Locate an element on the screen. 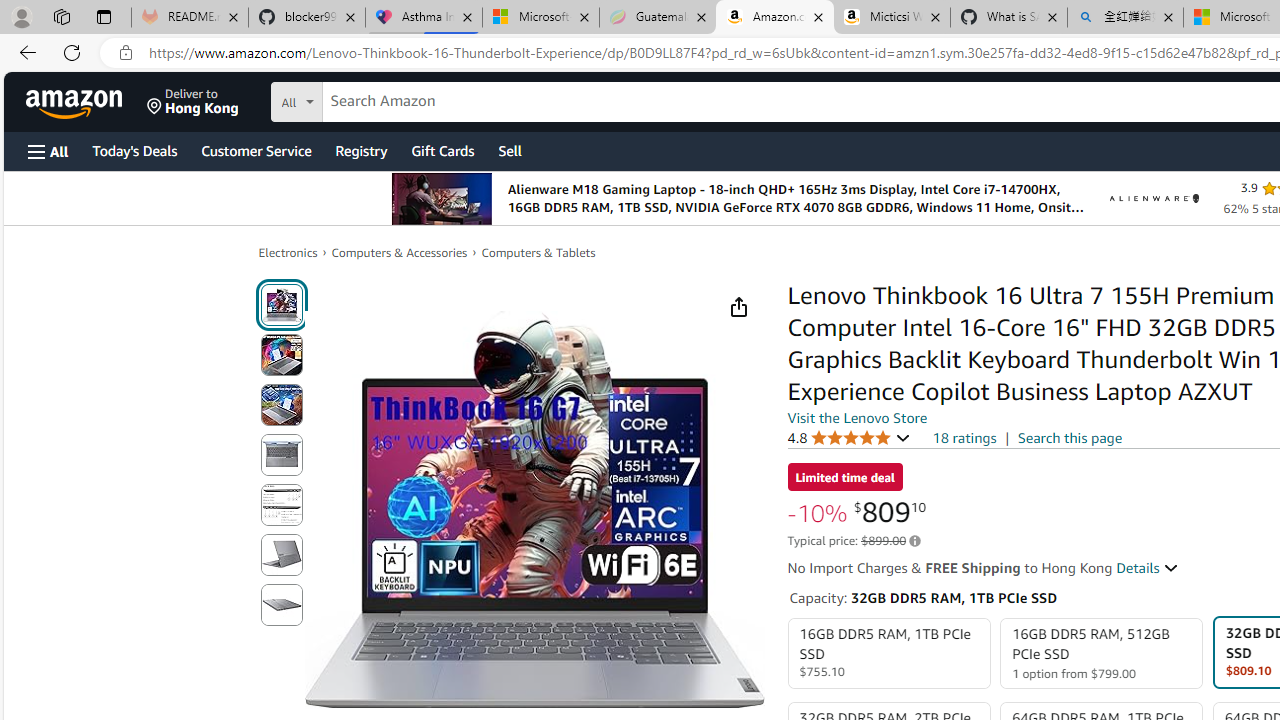 The width and height of the screenshot is (1280, 720). 'Computers & Accessories' is located at coordinates (400, 252).